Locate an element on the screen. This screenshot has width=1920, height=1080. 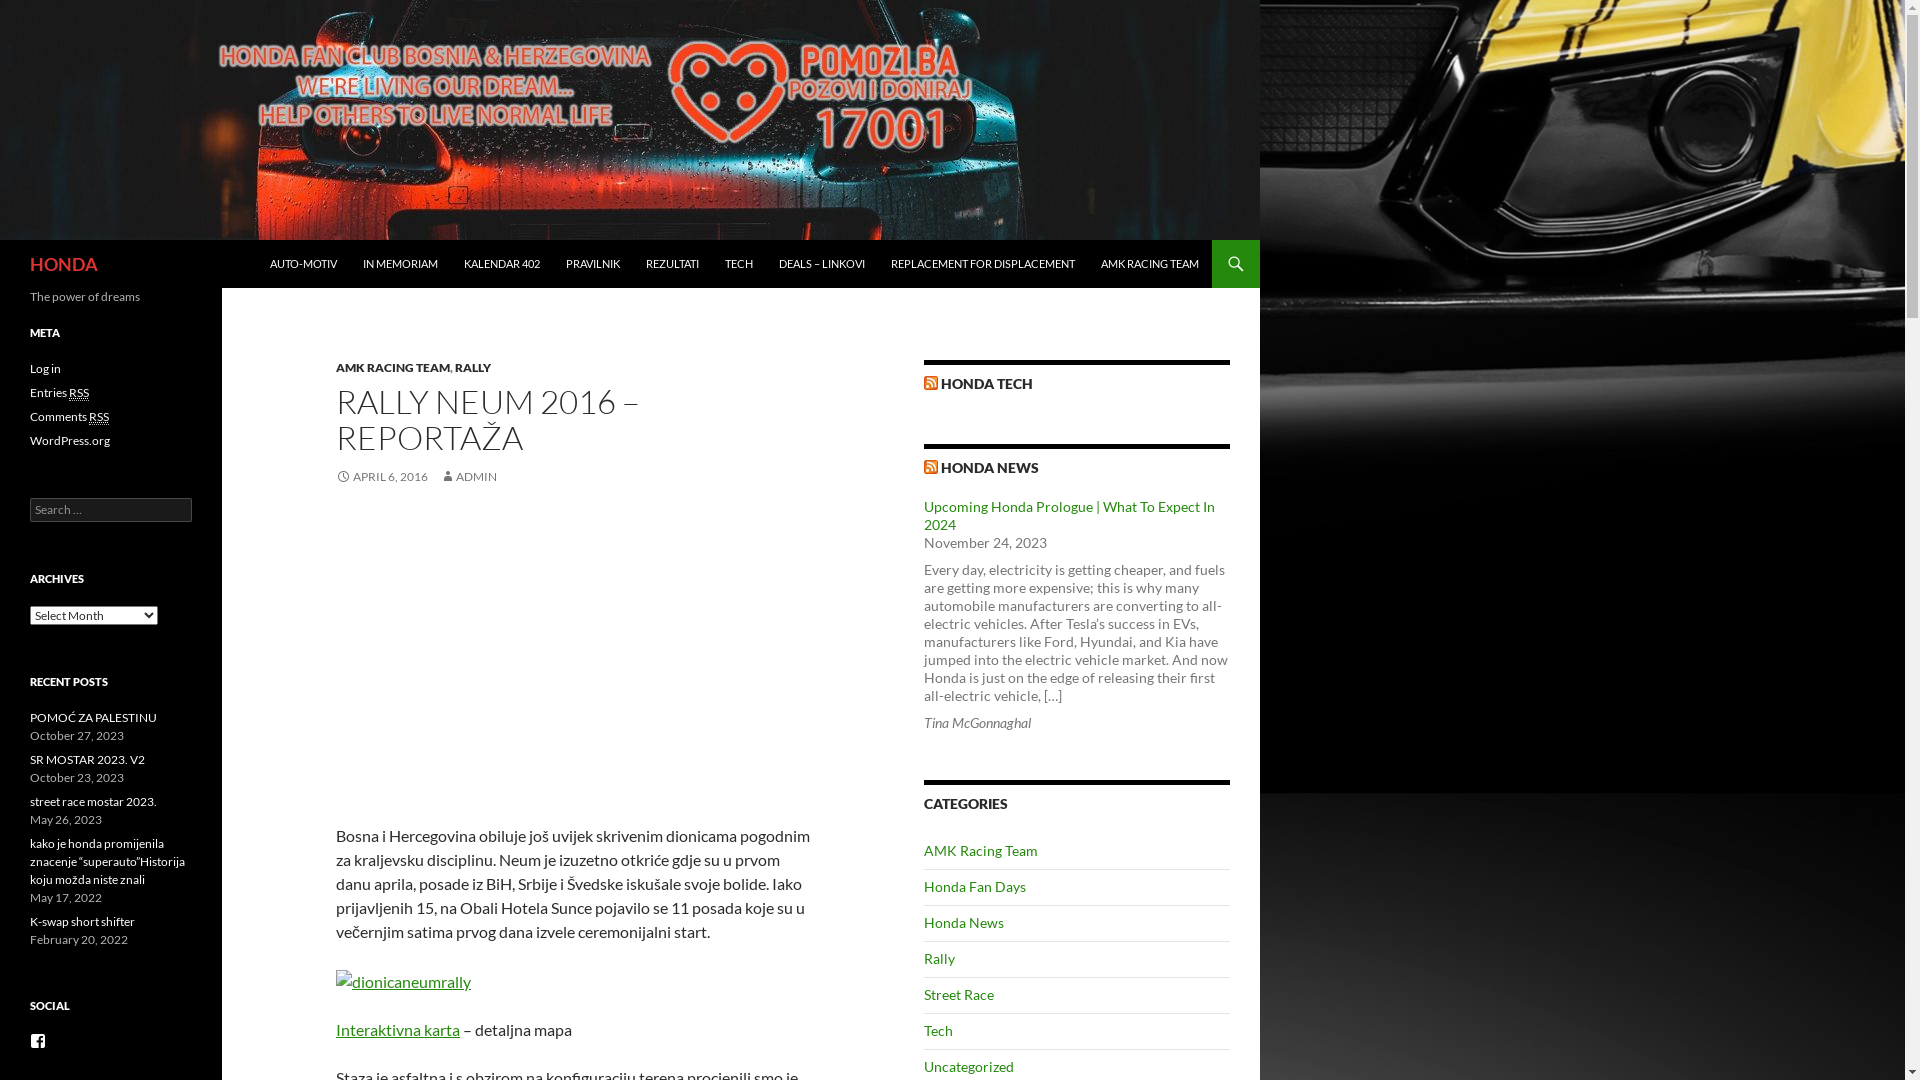
'Search' is located at coordinates (38, 11).